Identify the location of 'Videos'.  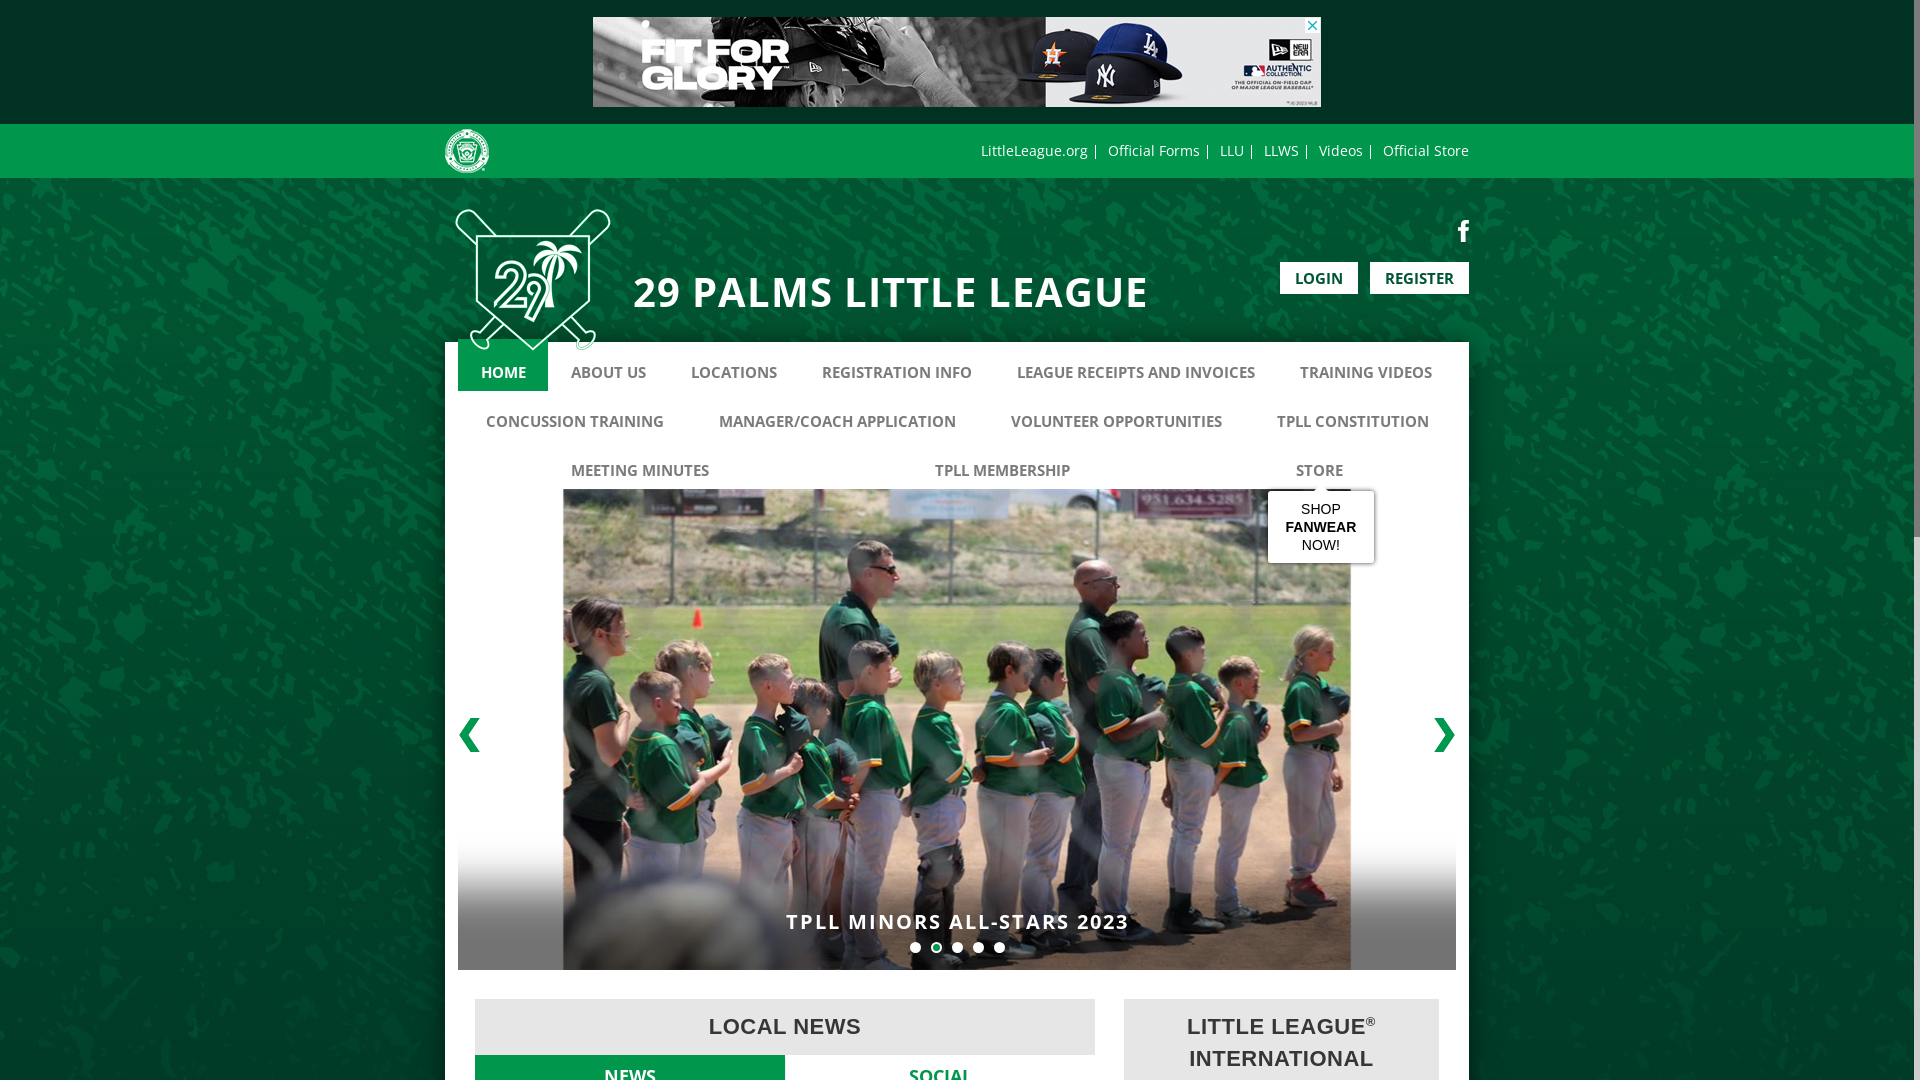
(1340, 149).